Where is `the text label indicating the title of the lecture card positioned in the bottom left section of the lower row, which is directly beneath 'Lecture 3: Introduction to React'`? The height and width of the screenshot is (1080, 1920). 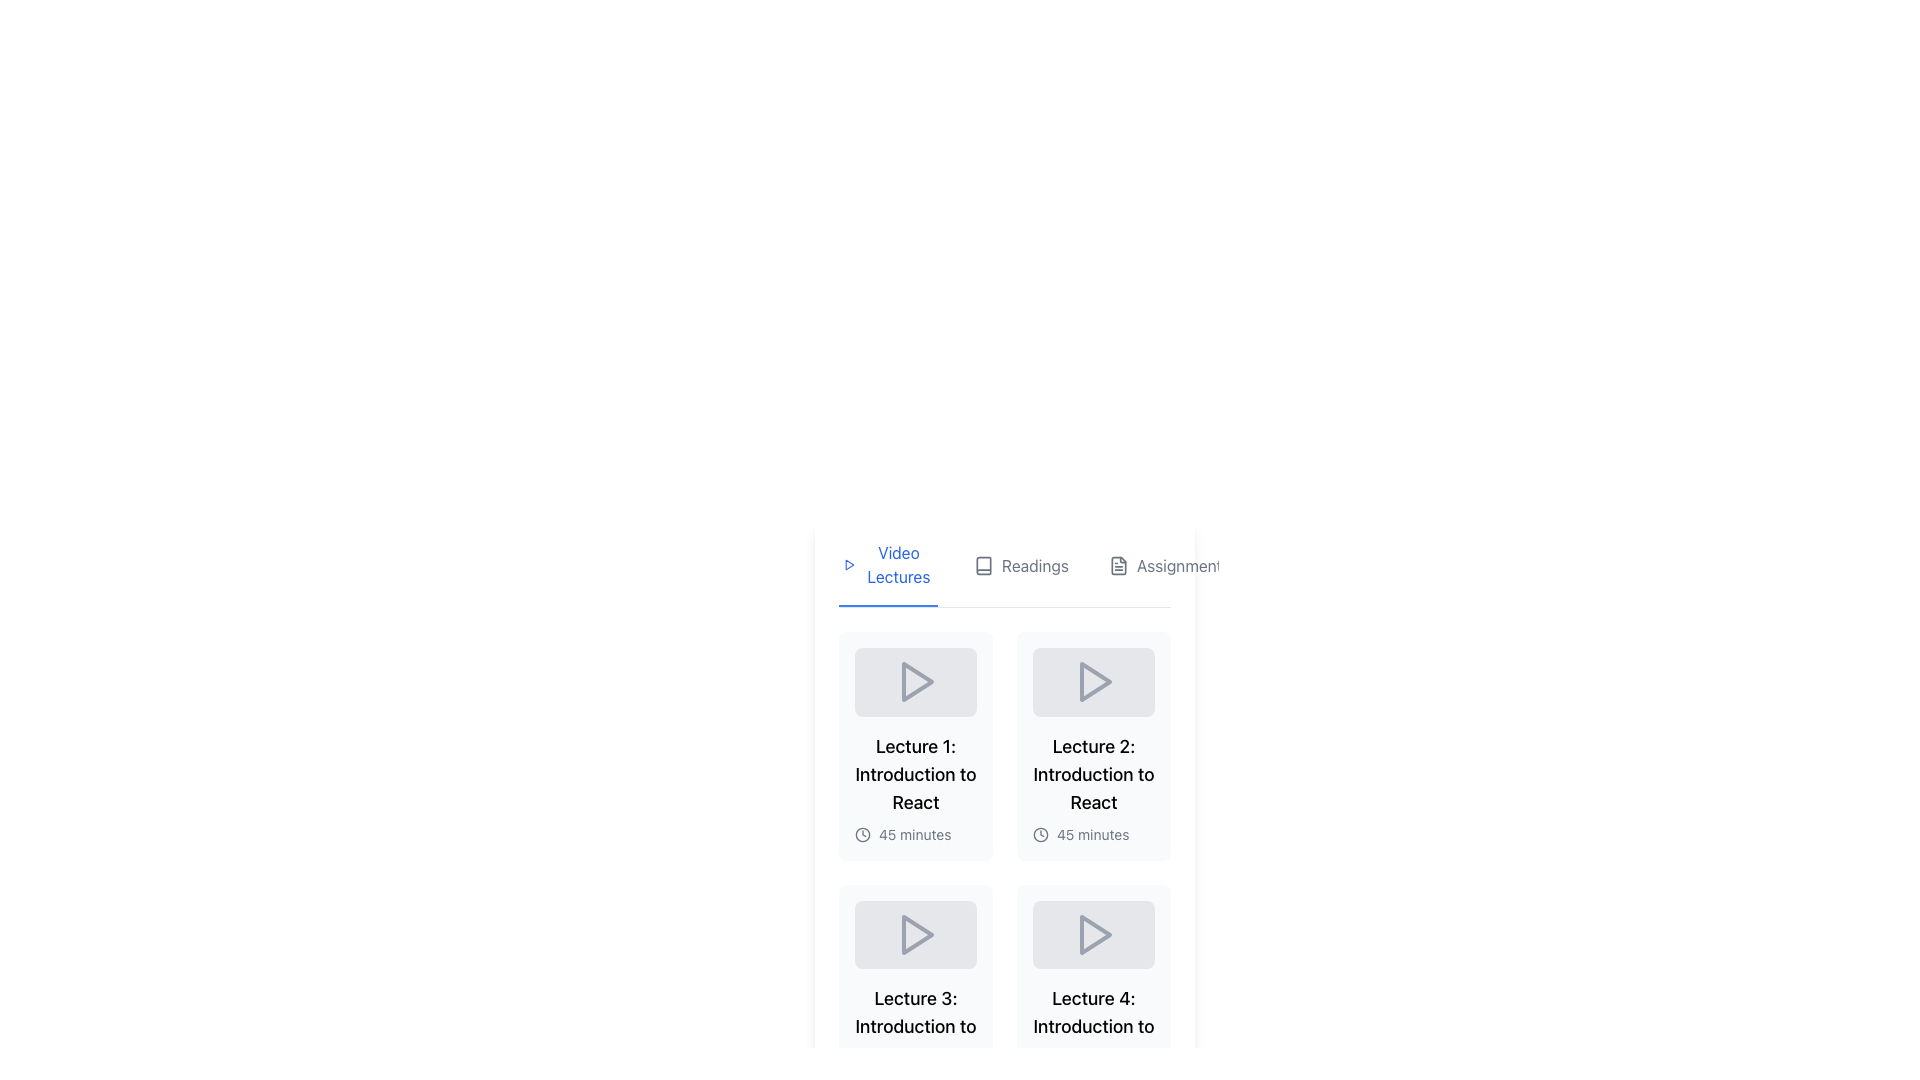
the text label indicating the title of the lecture card positioned in the bottom left section of the lower row, which is directly beneath 'Lecture 3: Introduction to React' is located at coordinates (1093, 1026).